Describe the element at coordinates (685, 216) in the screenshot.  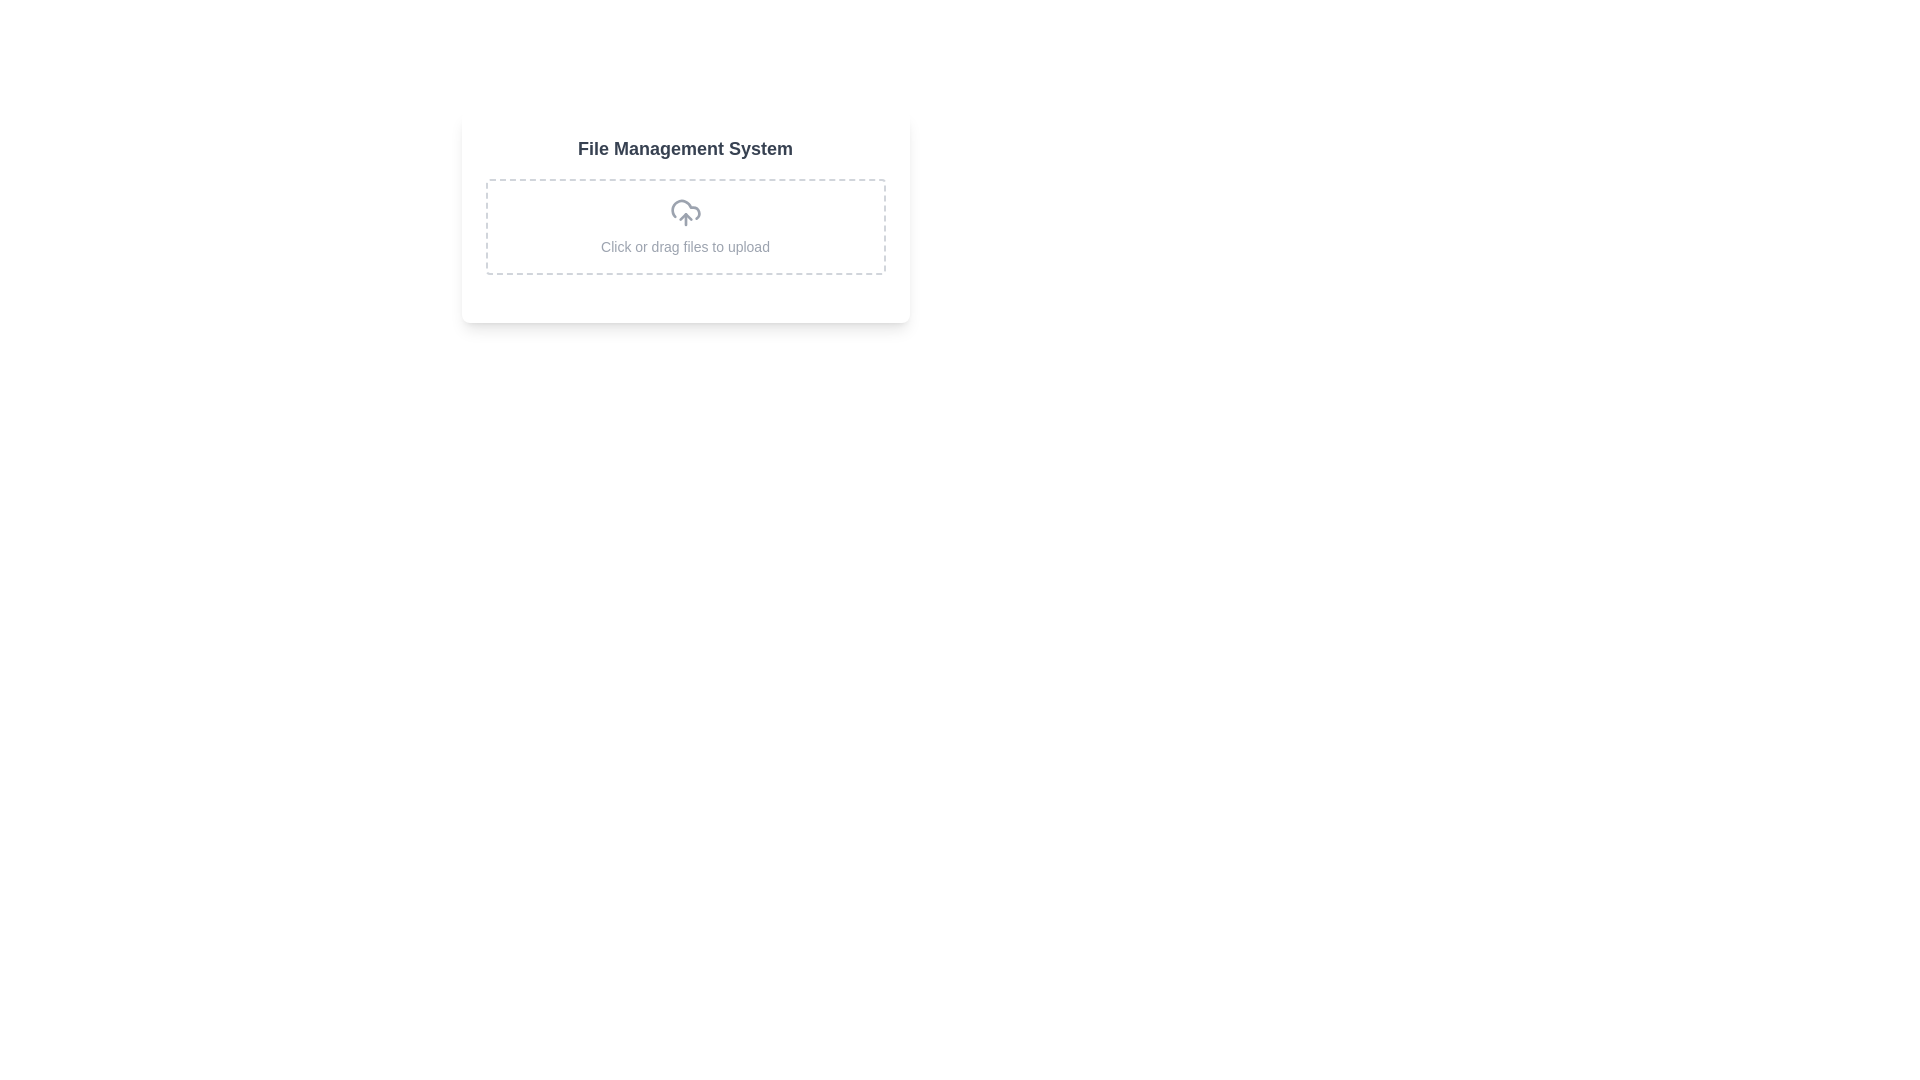
I see `the 'File Management System' upload area` at that location.